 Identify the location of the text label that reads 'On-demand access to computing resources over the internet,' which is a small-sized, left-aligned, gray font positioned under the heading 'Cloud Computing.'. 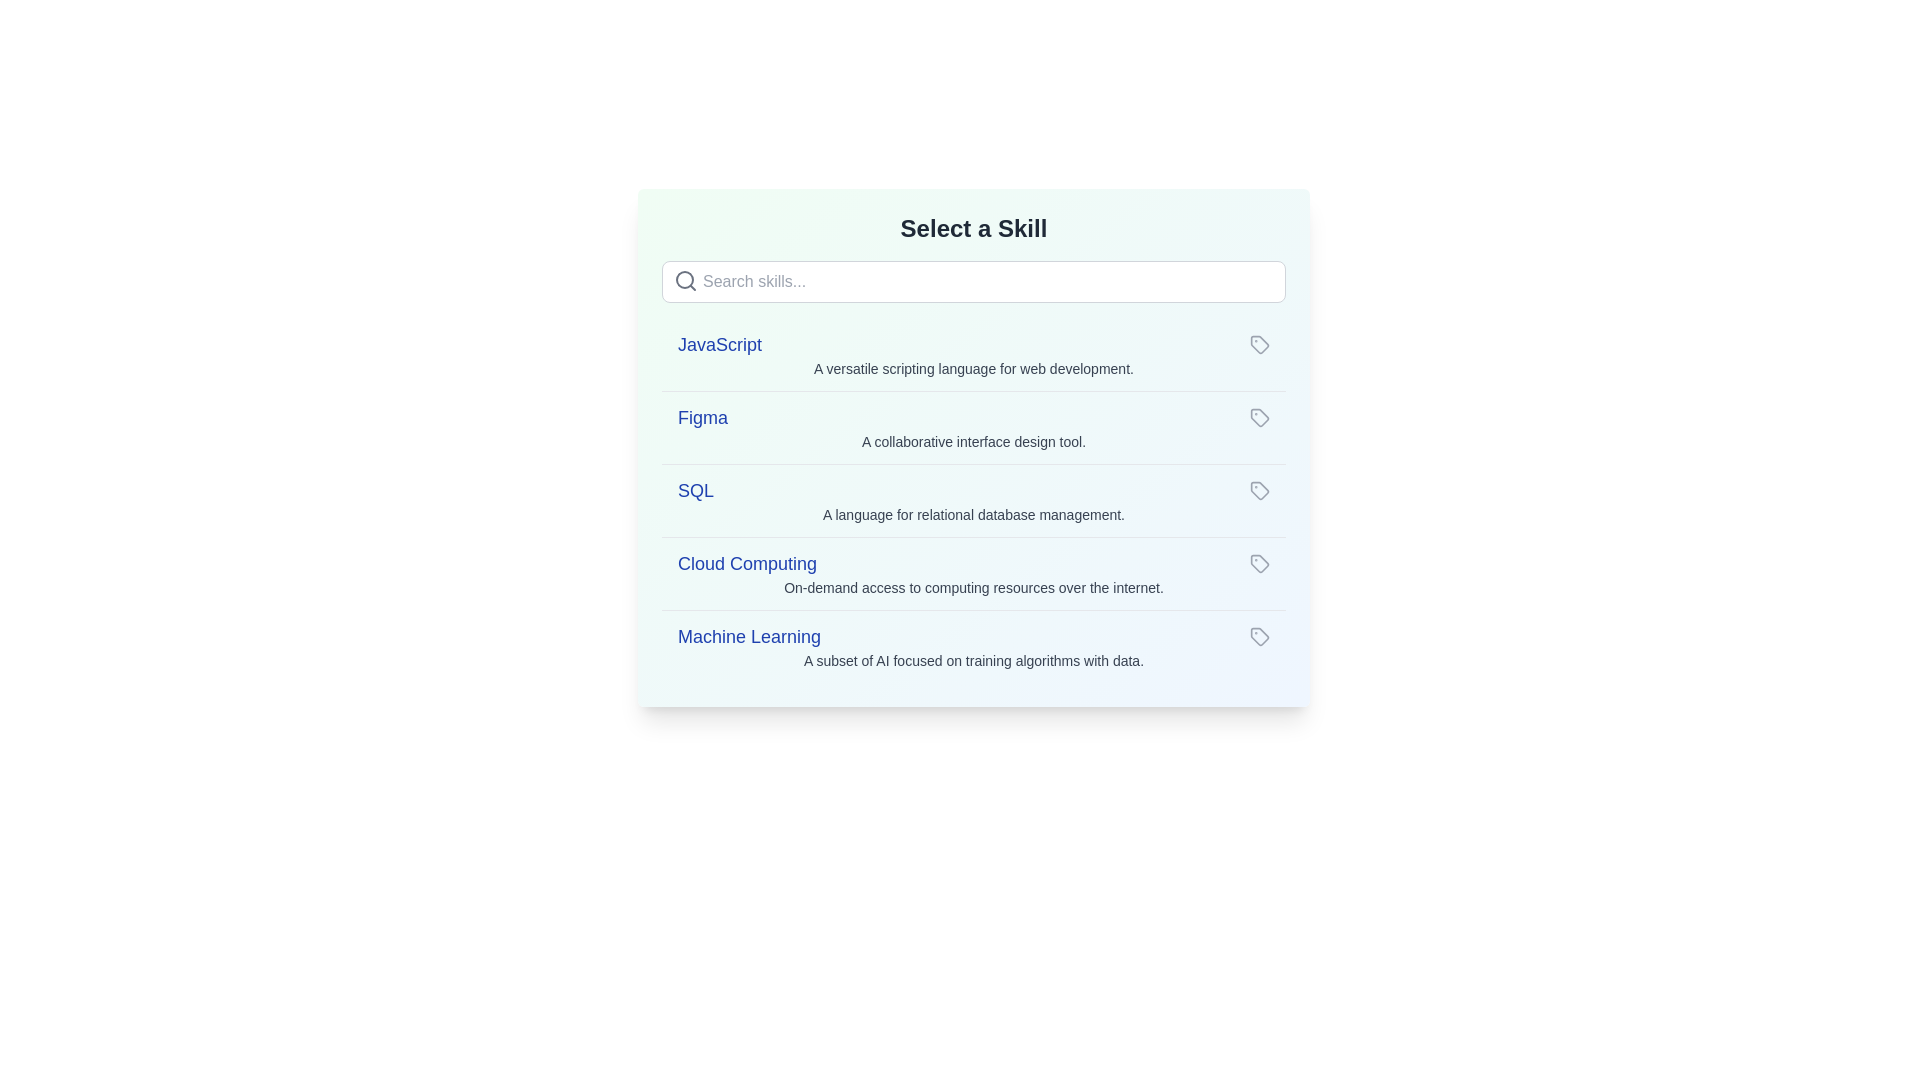
(974, 586).